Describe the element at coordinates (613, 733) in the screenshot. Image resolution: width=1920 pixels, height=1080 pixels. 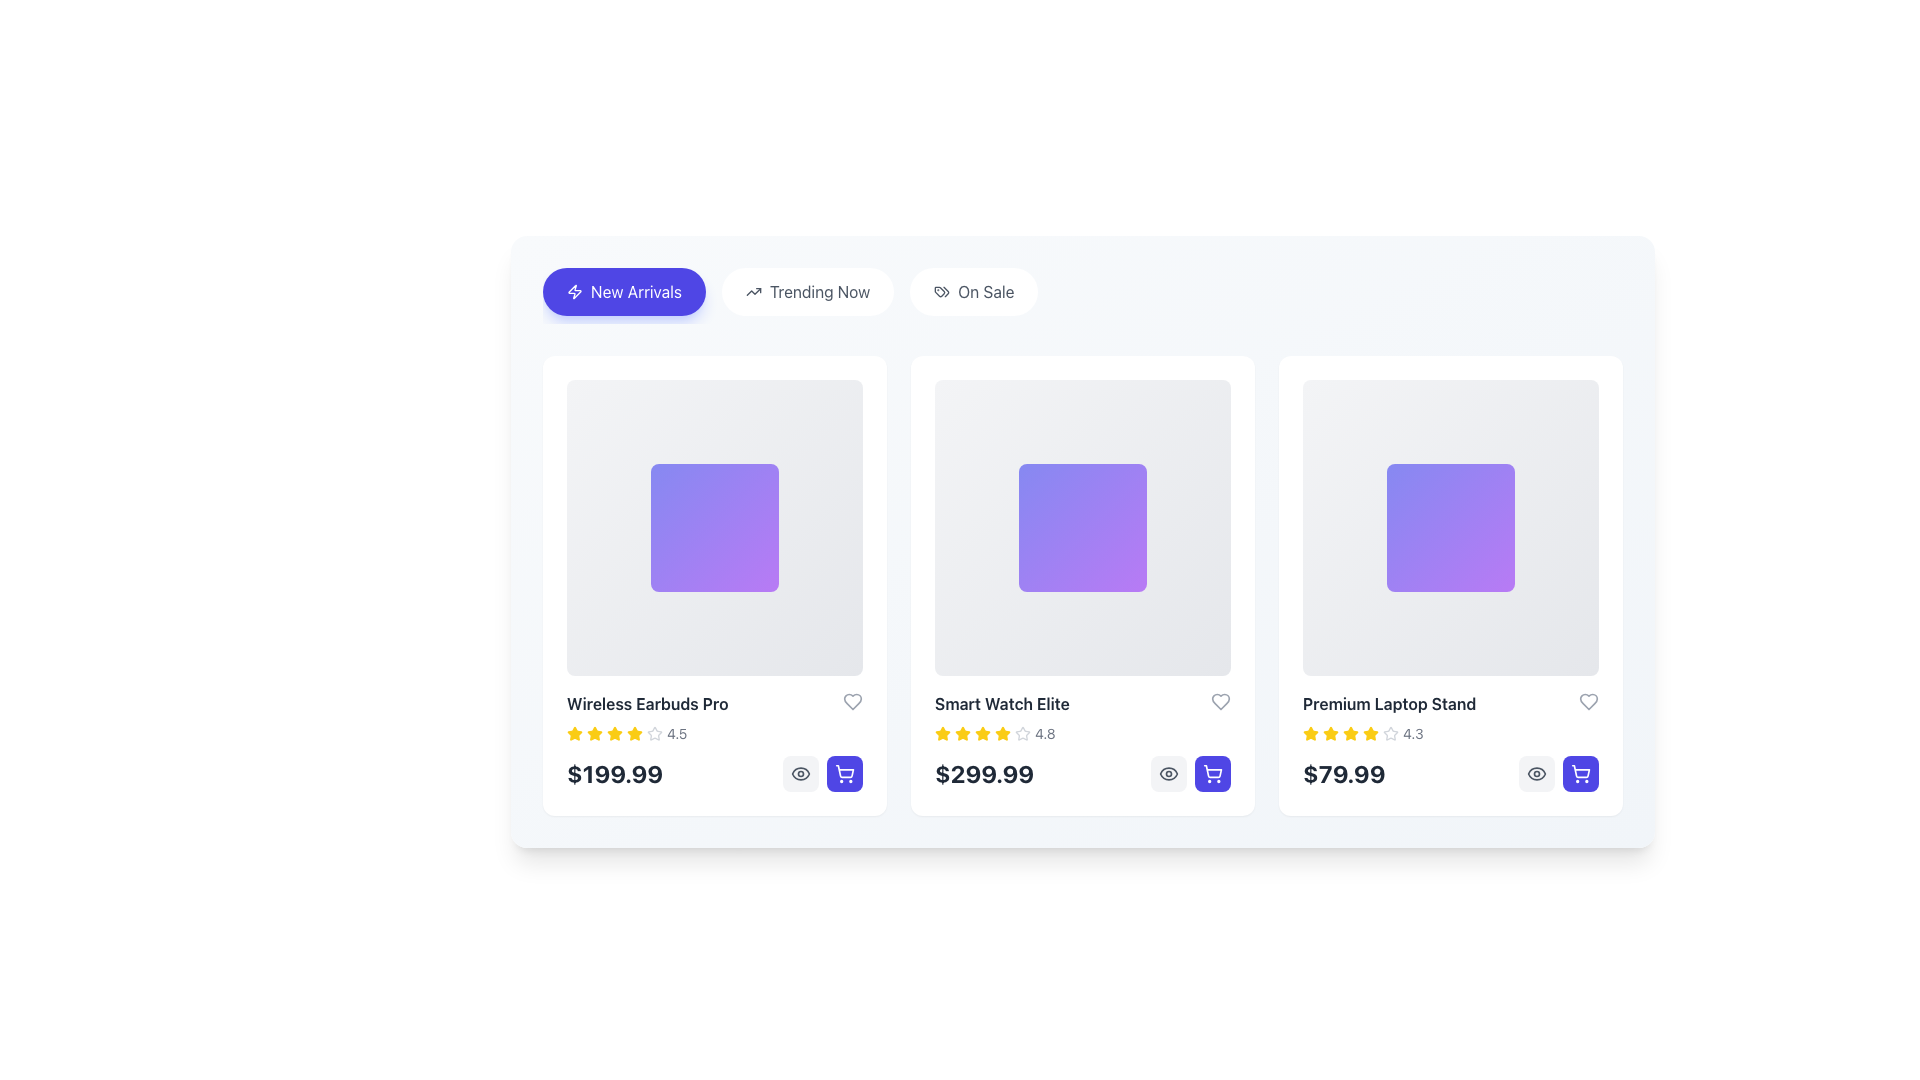
I see `the fifth star SVG icon in the rating system of the 'Wireless Earbuds Pro' product card` at that location.